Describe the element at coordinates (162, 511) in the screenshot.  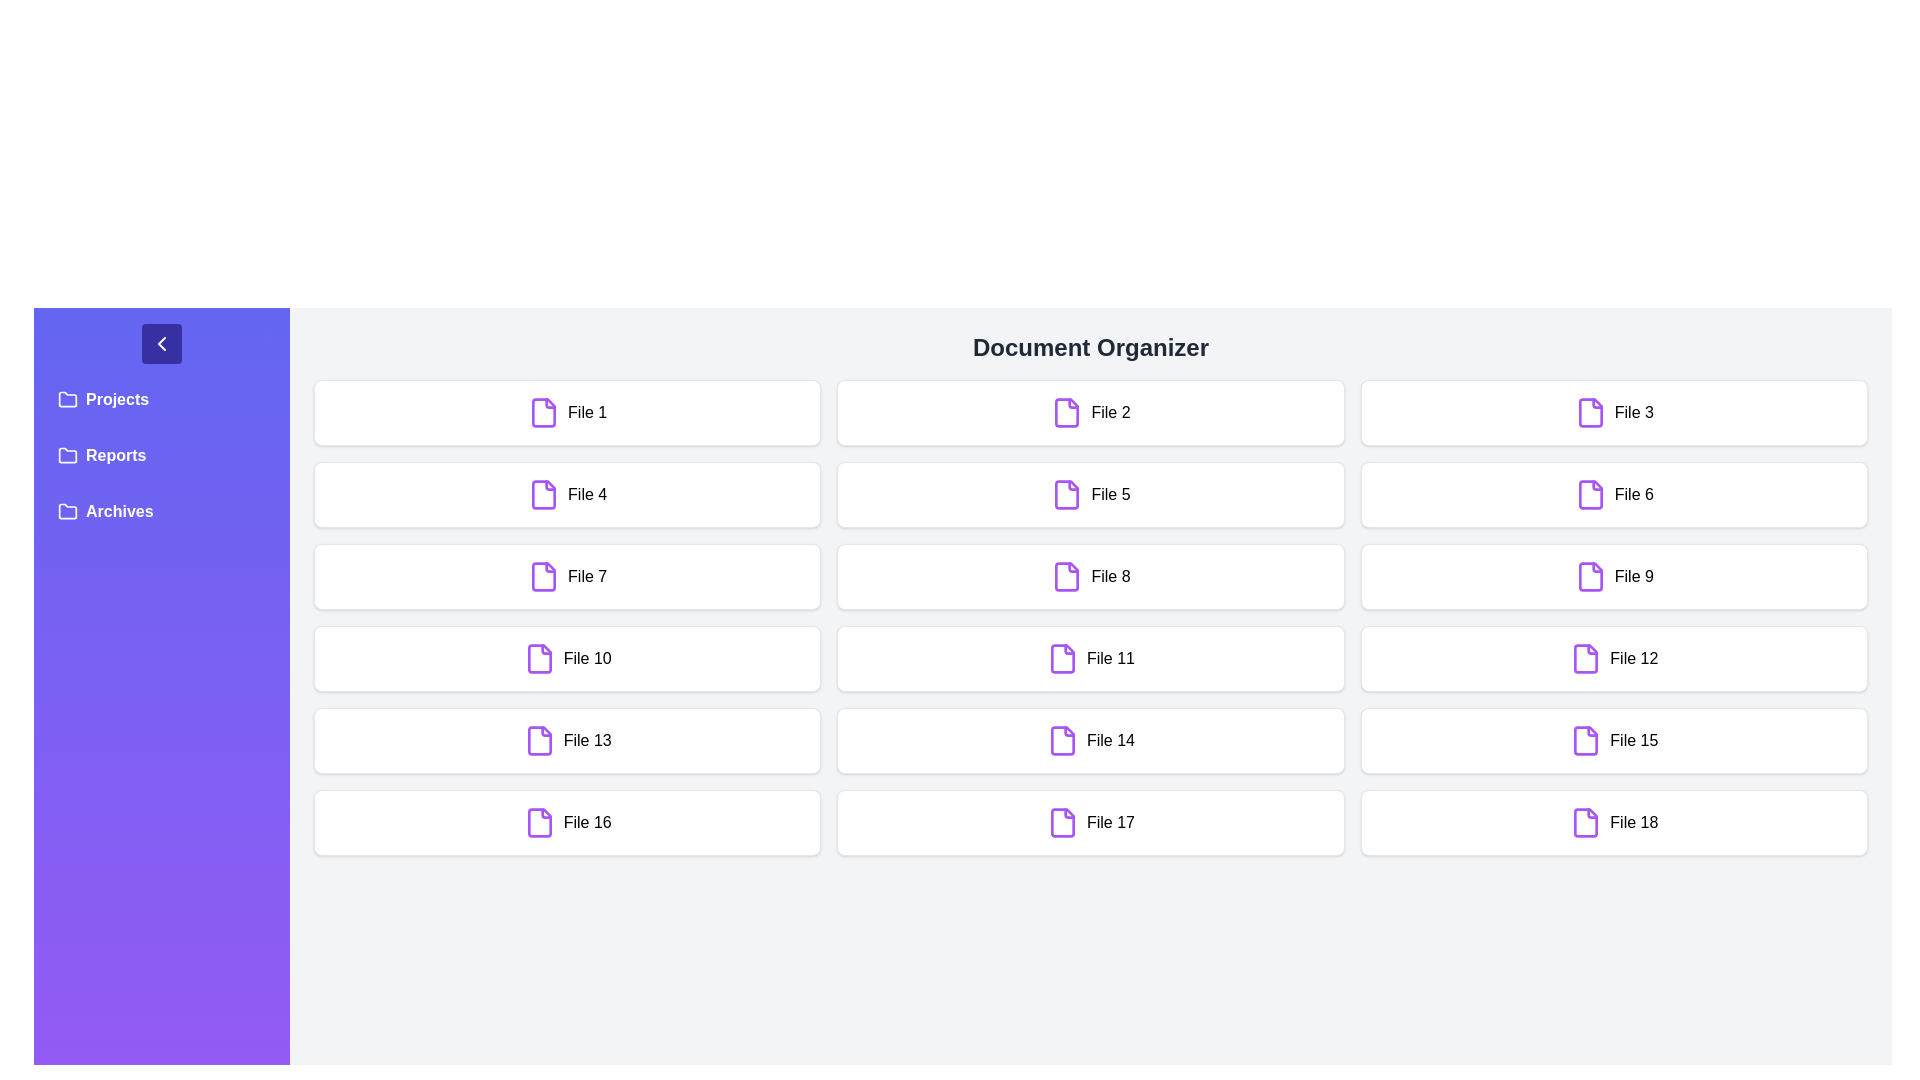
I see `the folder labeled Archives in the sidebar to open it` at that location.